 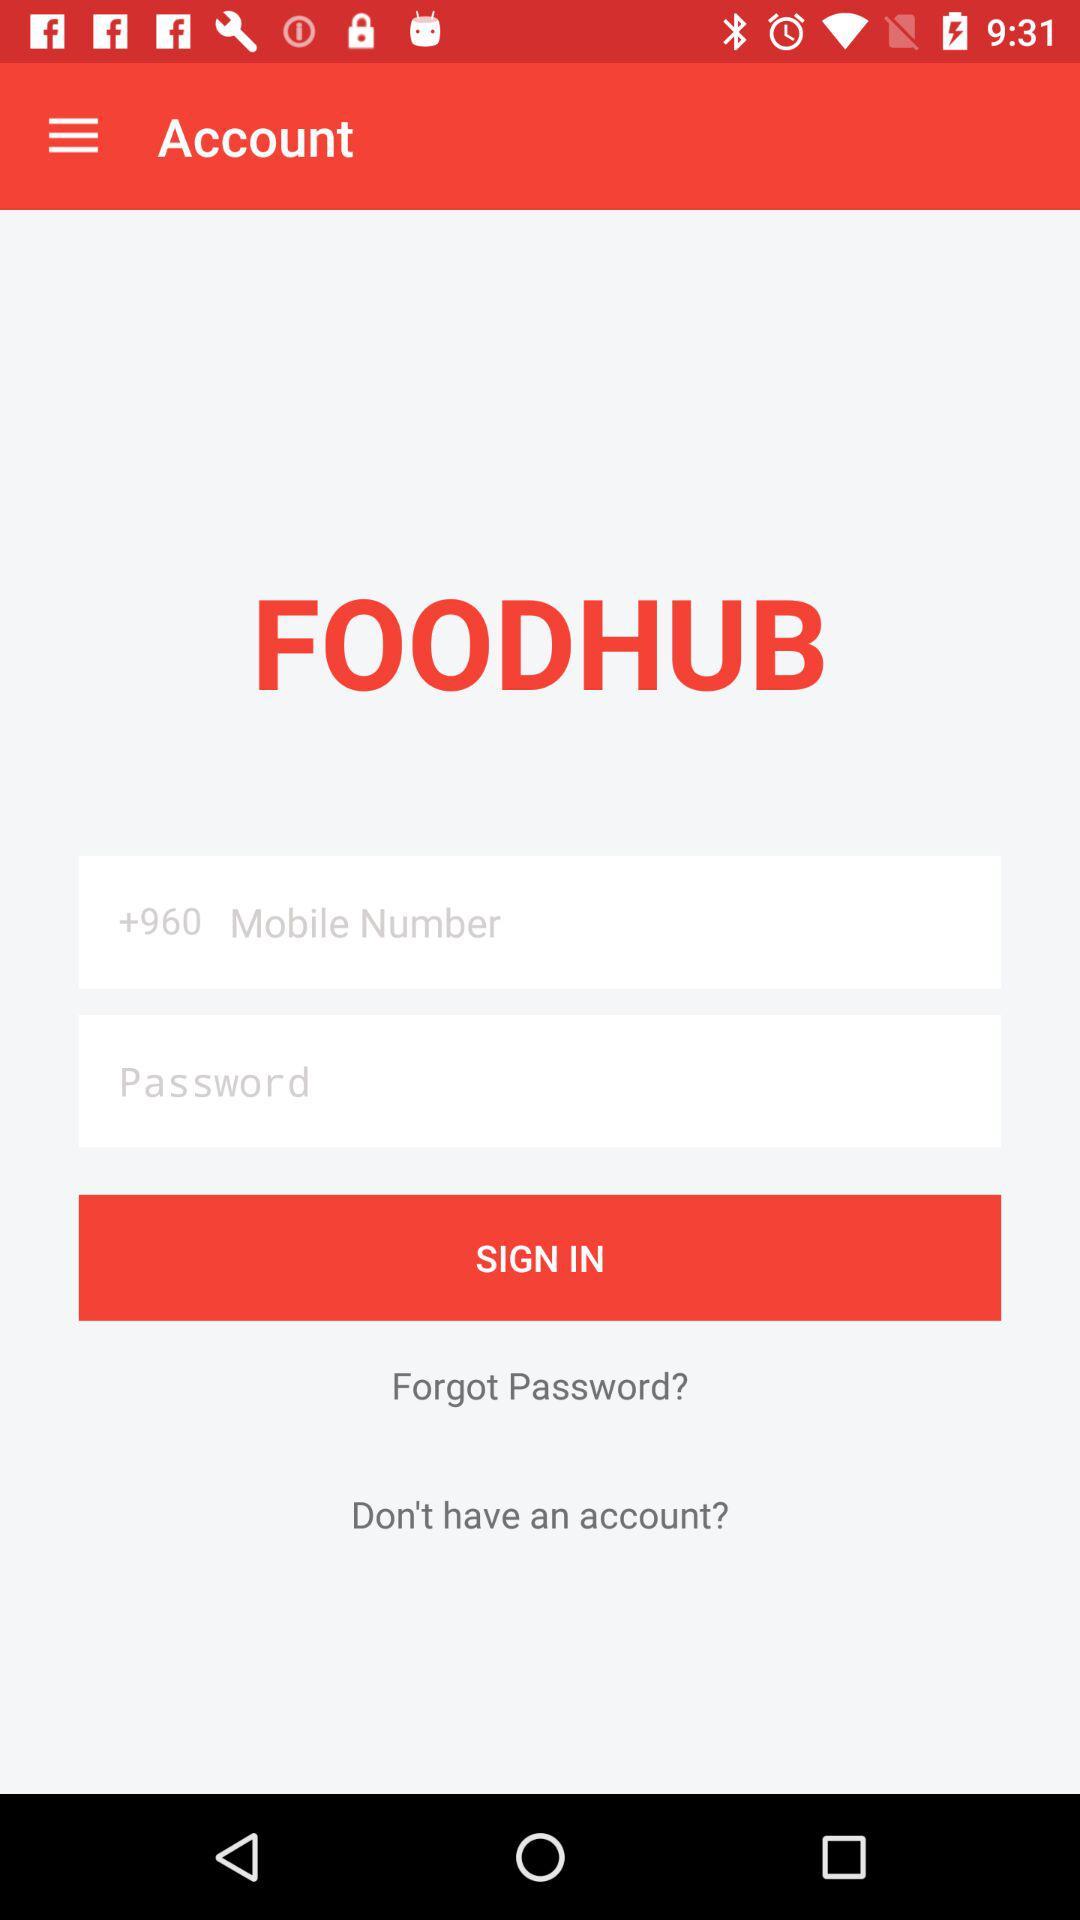 What do you see at coordinates (72, 135) in the screenshot?
I see `the icon next to the account app` at bounding box center [72, 135].